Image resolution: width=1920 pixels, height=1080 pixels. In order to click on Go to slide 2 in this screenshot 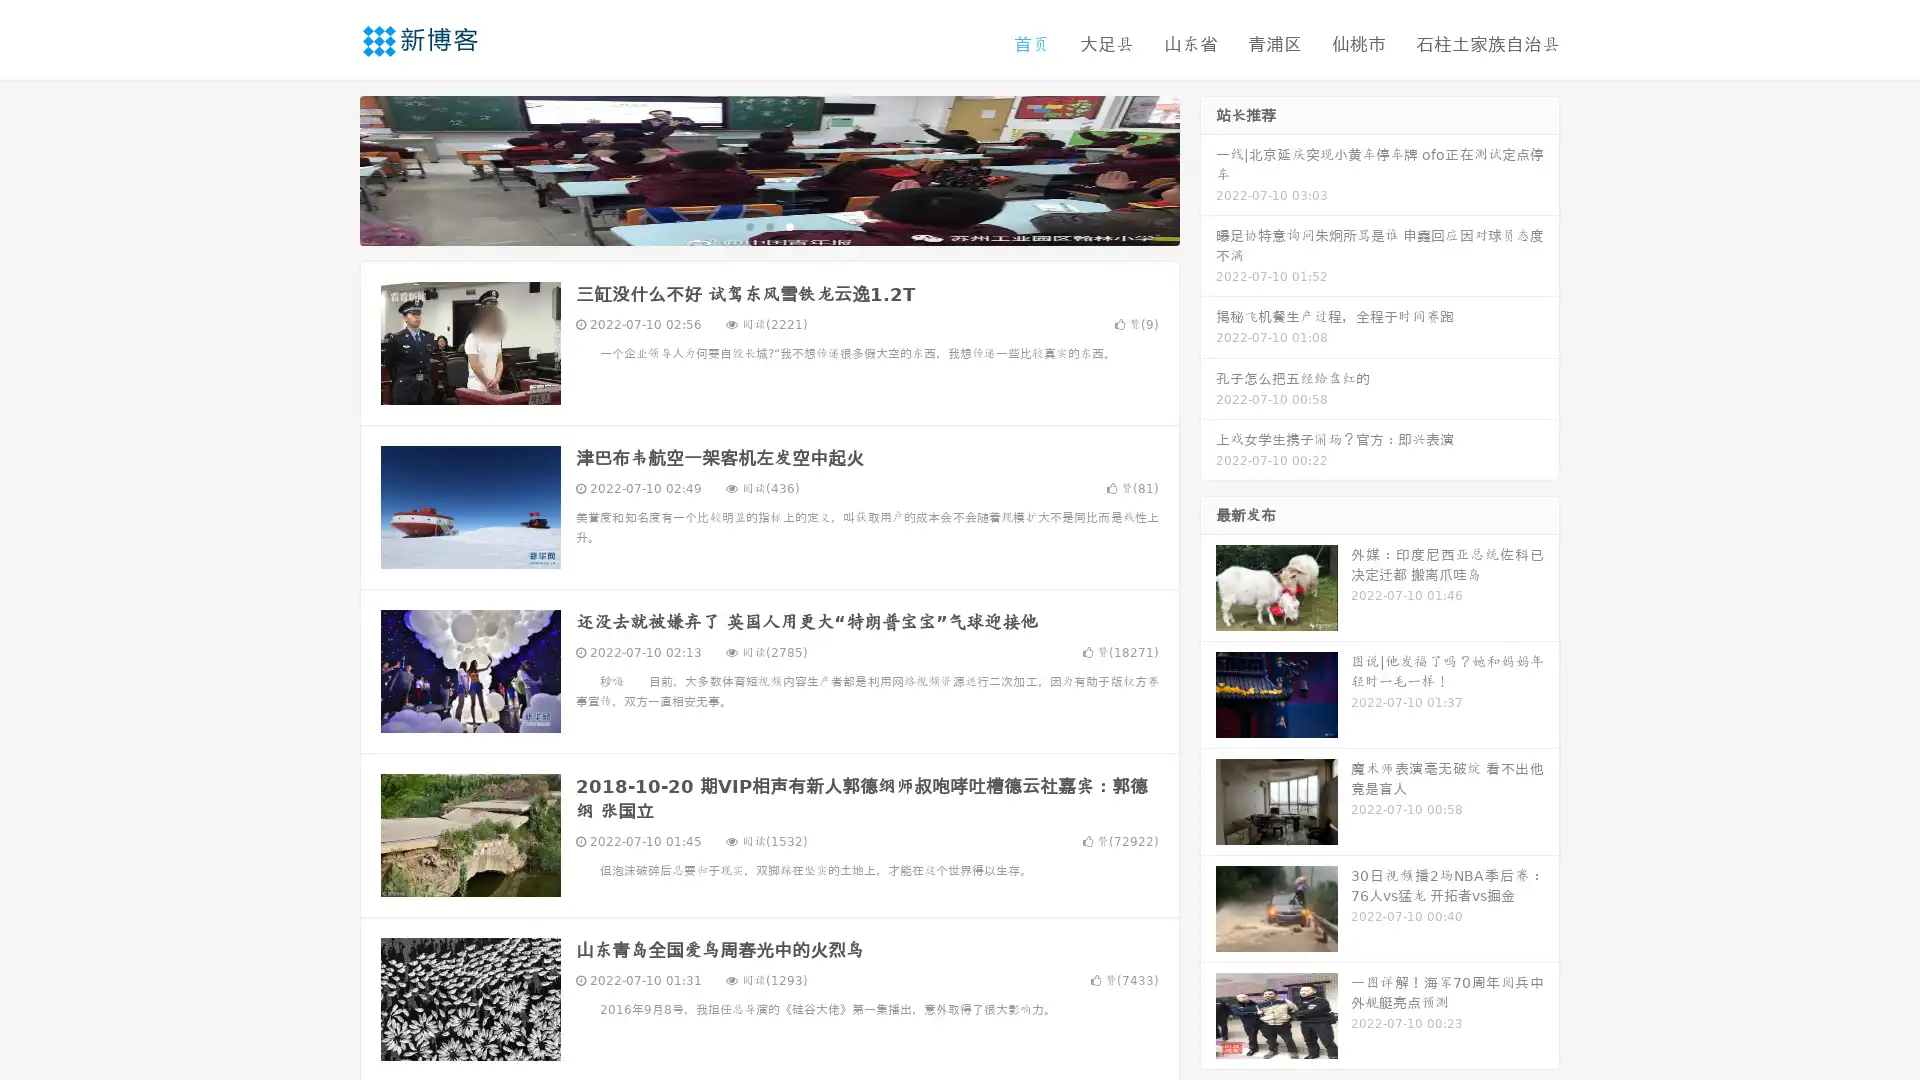, I will do `click(768, 225)`.